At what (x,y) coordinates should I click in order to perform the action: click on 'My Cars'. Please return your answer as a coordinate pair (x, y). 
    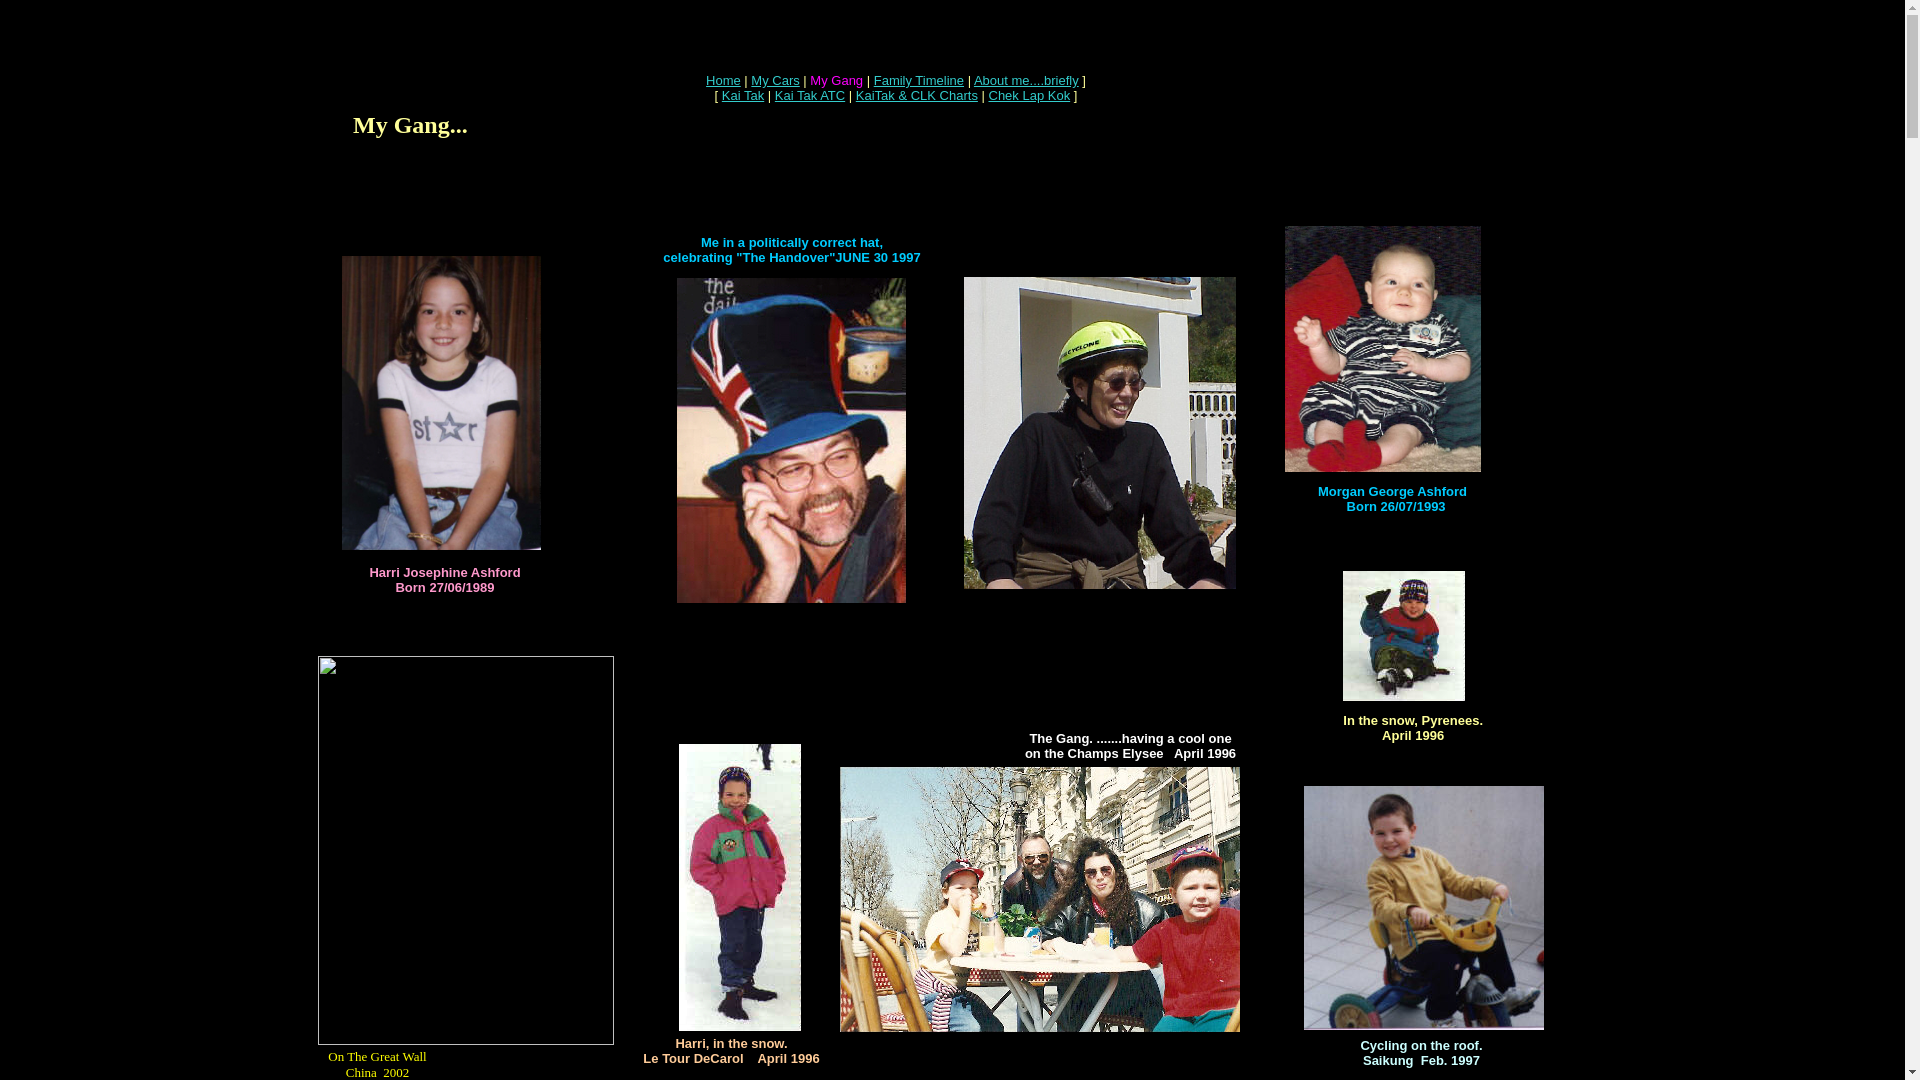
    Looking at the image, I should click on (773, 79).